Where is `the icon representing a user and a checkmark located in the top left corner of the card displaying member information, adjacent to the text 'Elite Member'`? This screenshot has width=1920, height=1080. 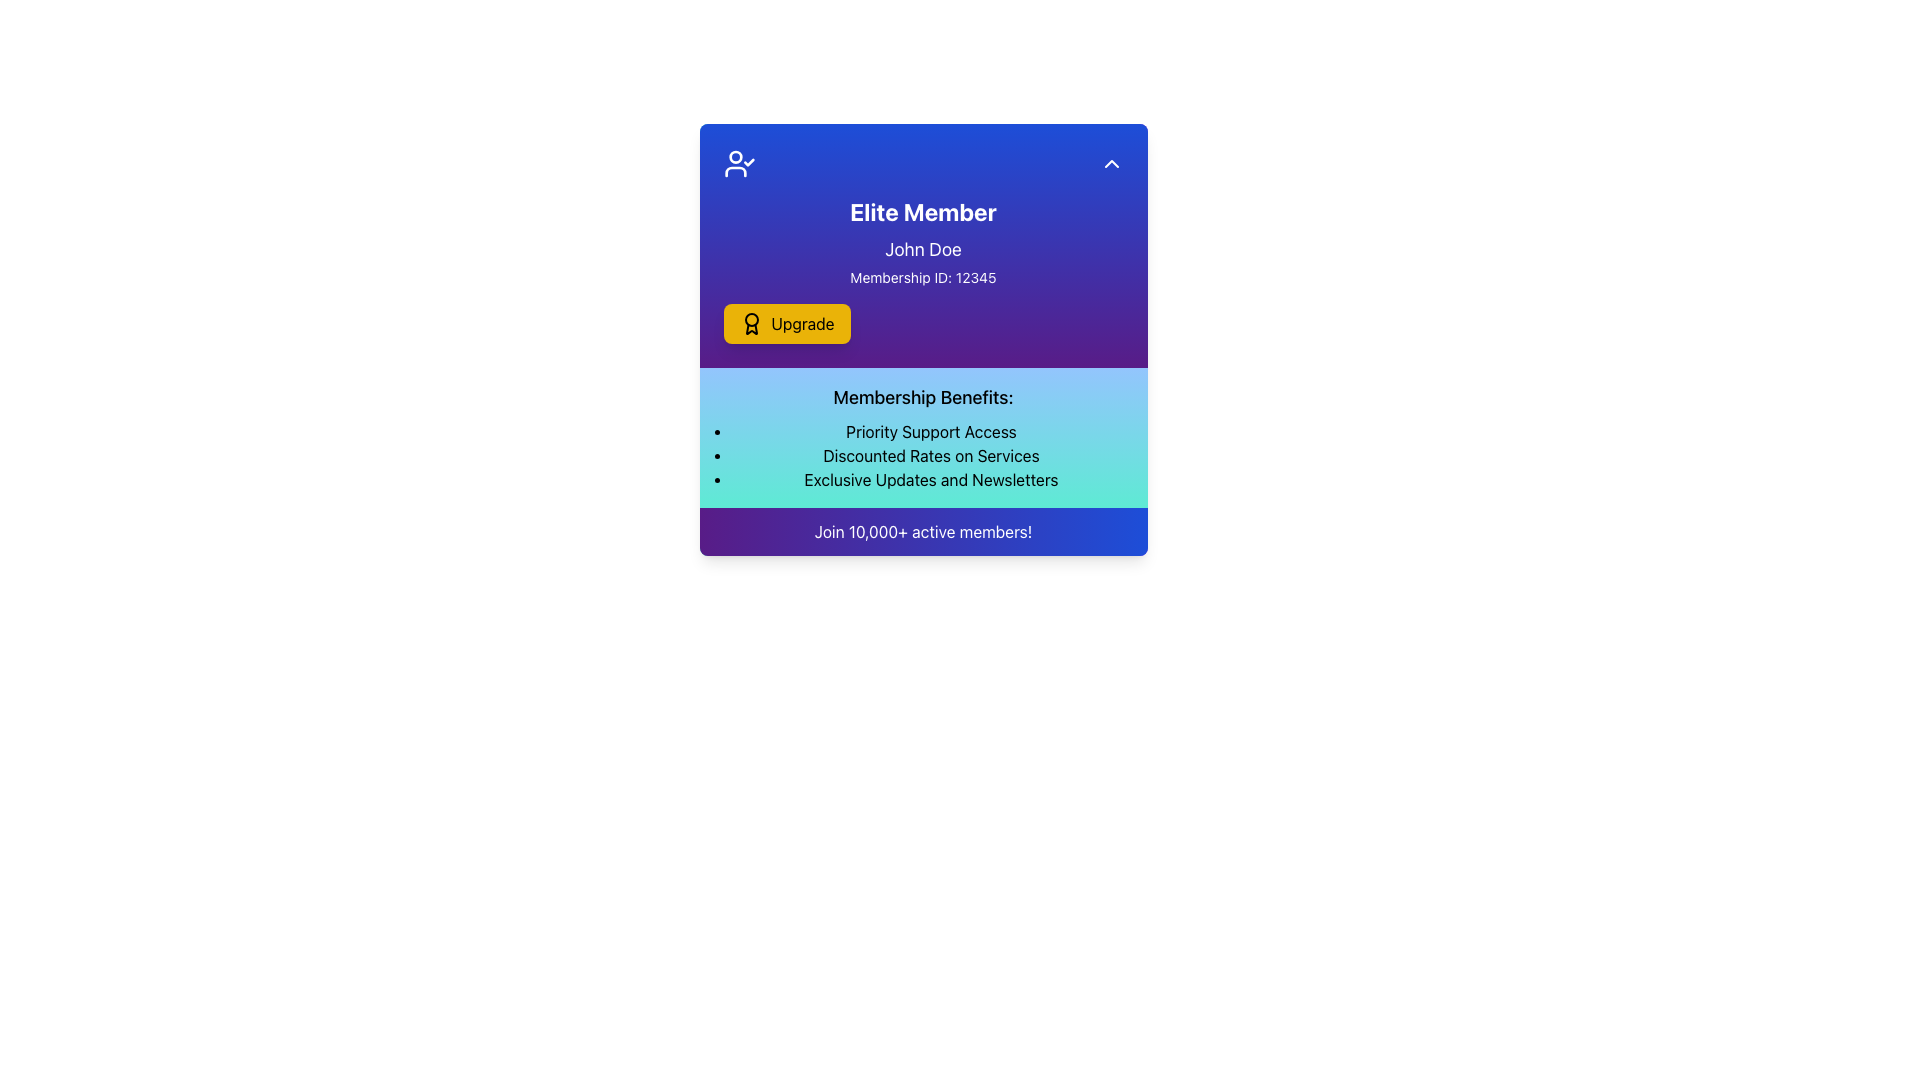 the icon representing a user and a checkmark located in the top left corner of the card displaying member information, adjacent to the text 'Elite Member' is located at coordinates (738, 163).